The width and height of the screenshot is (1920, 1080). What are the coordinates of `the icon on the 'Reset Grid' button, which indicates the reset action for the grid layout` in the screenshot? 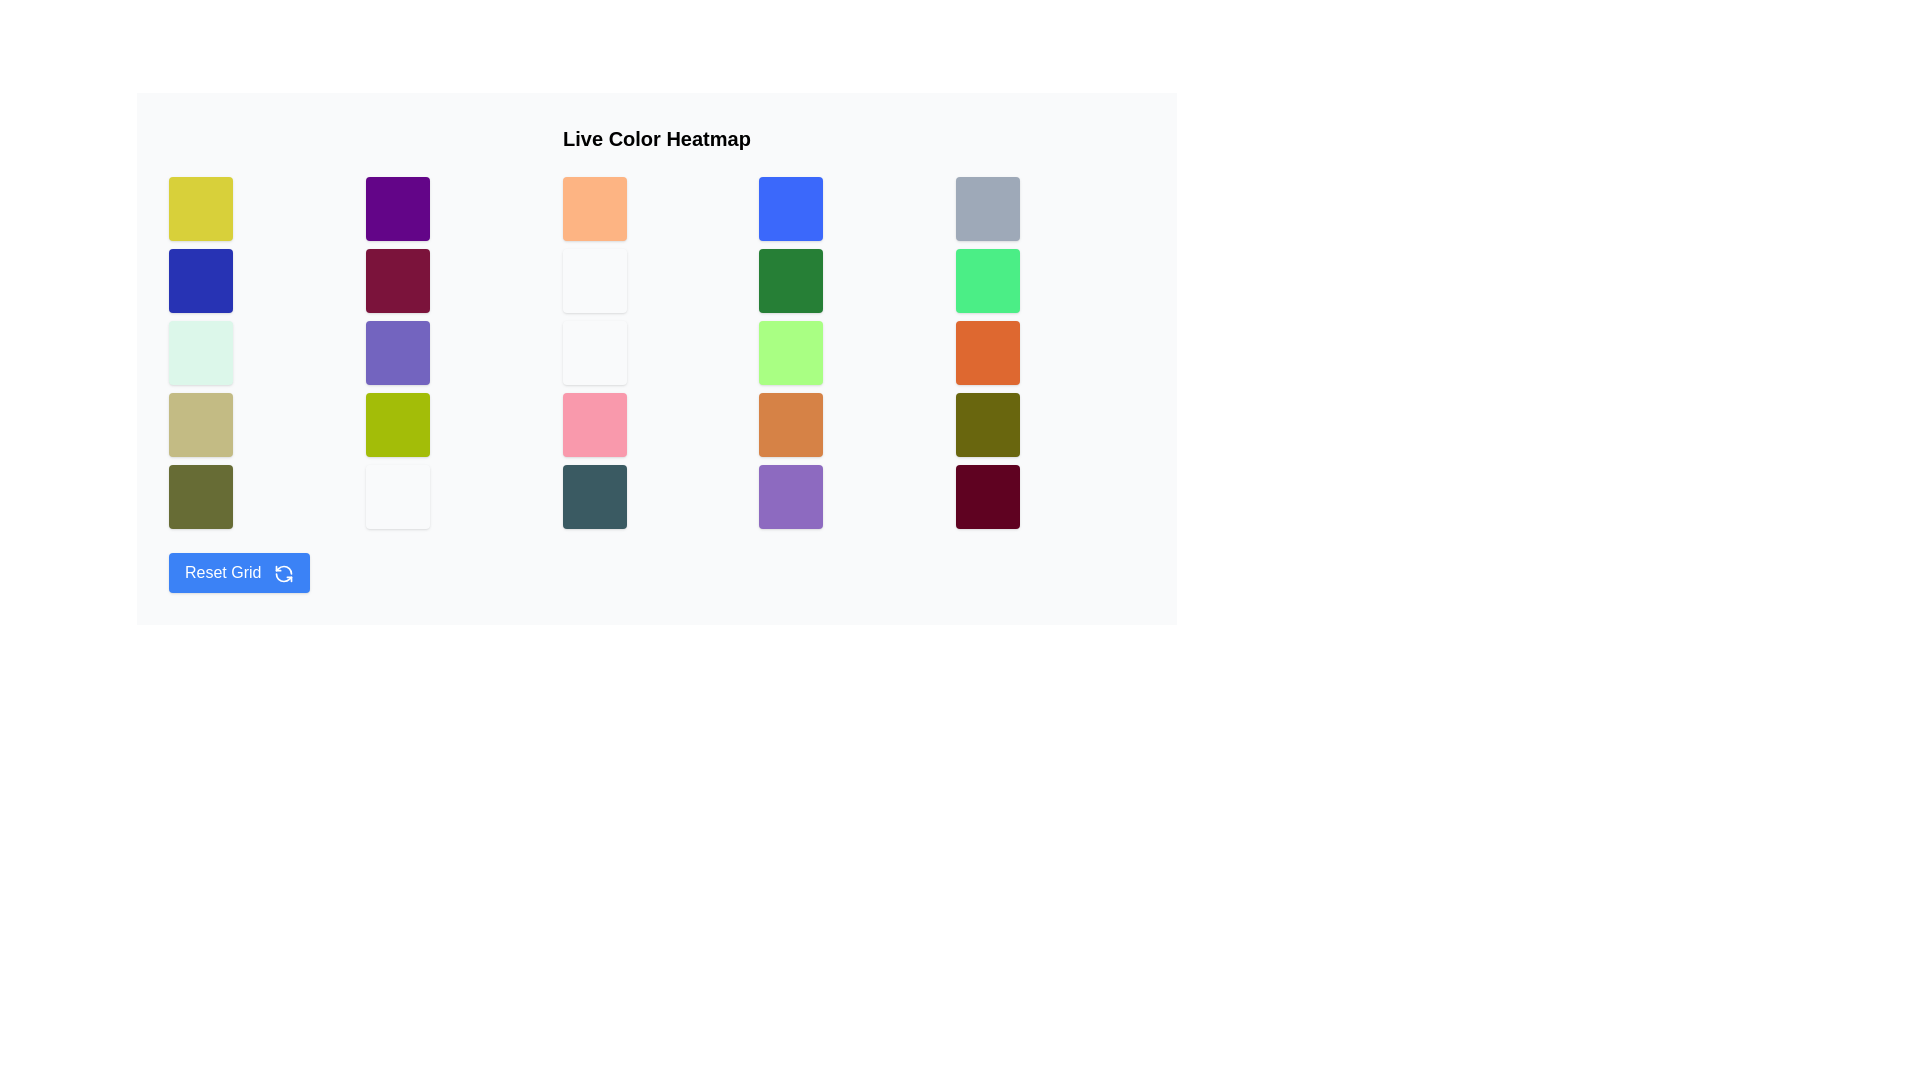 It's located at (282, 573).